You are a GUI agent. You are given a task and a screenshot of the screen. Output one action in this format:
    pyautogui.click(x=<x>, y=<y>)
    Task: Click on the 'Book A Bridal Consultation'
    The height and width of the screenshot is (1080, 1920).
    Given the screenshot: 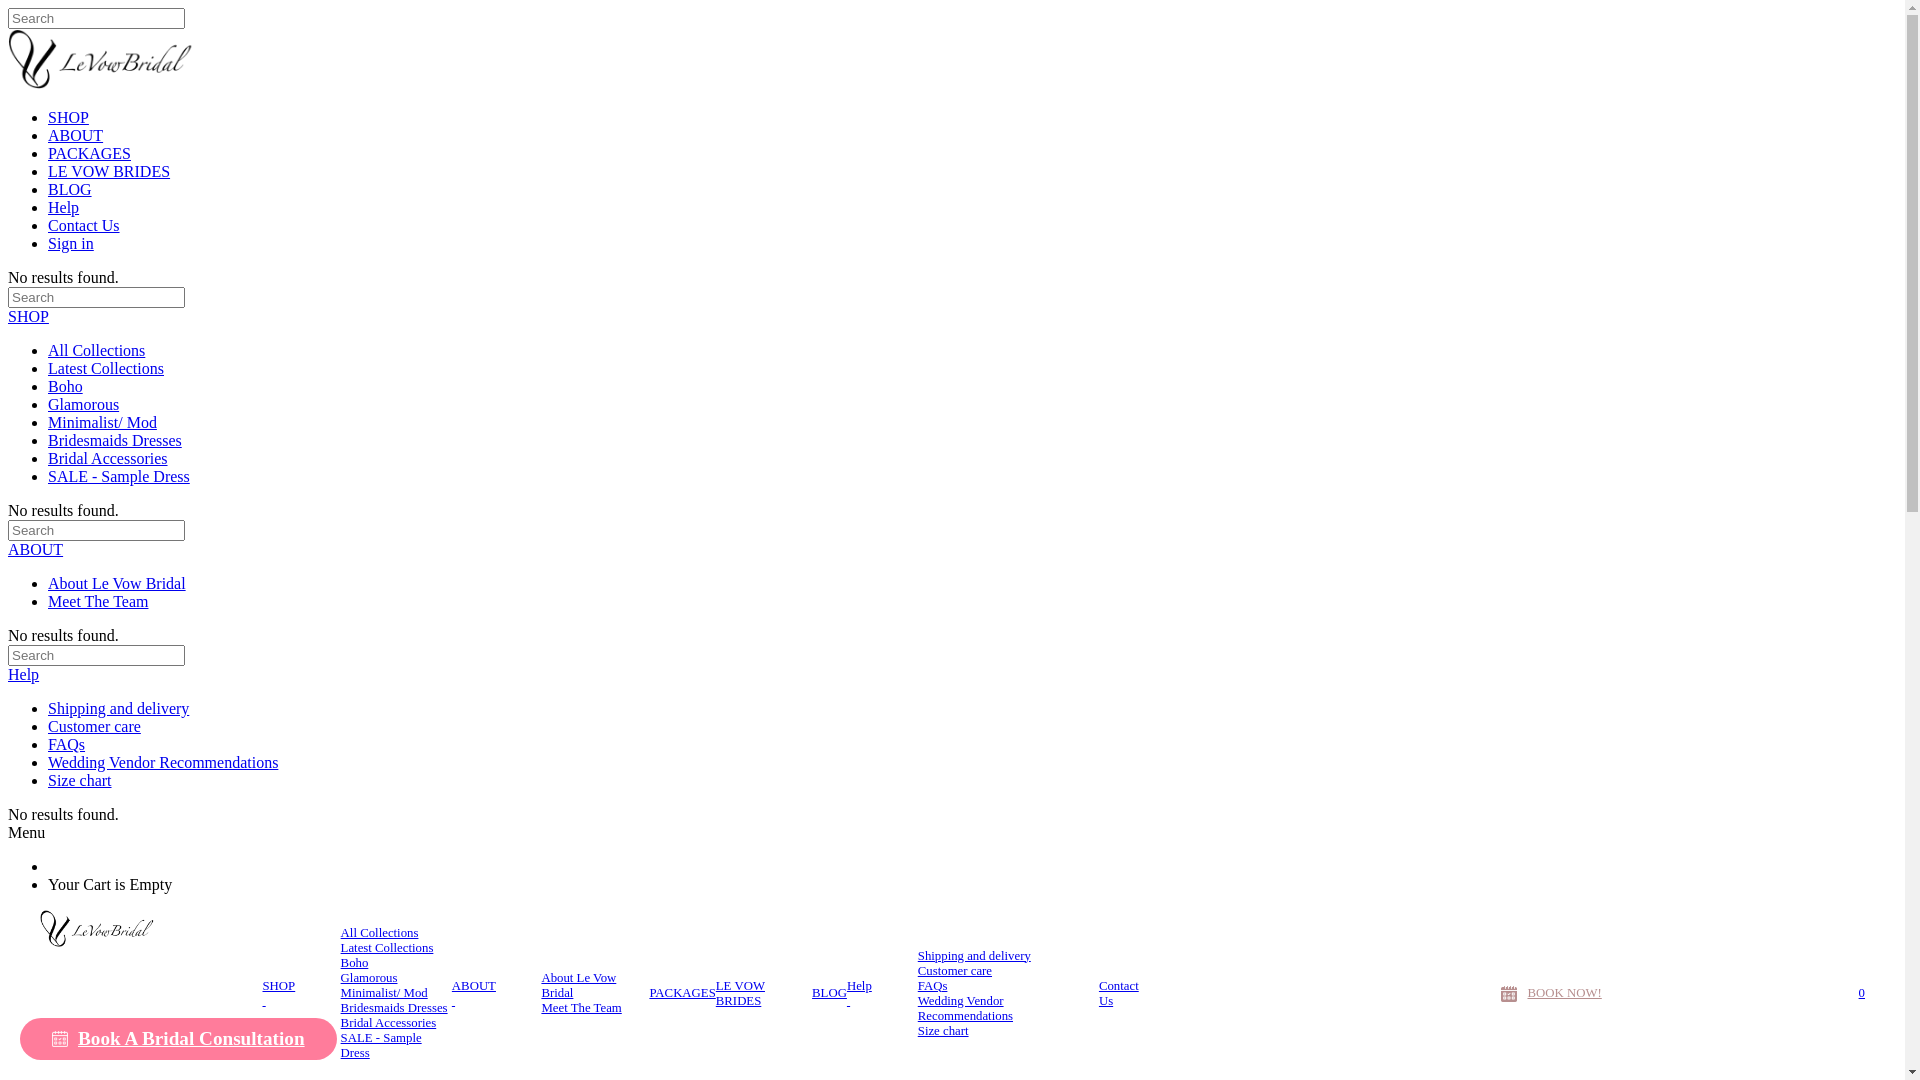 What is the action you would take?
    pyautogui.click(x=178, y=1037)
    